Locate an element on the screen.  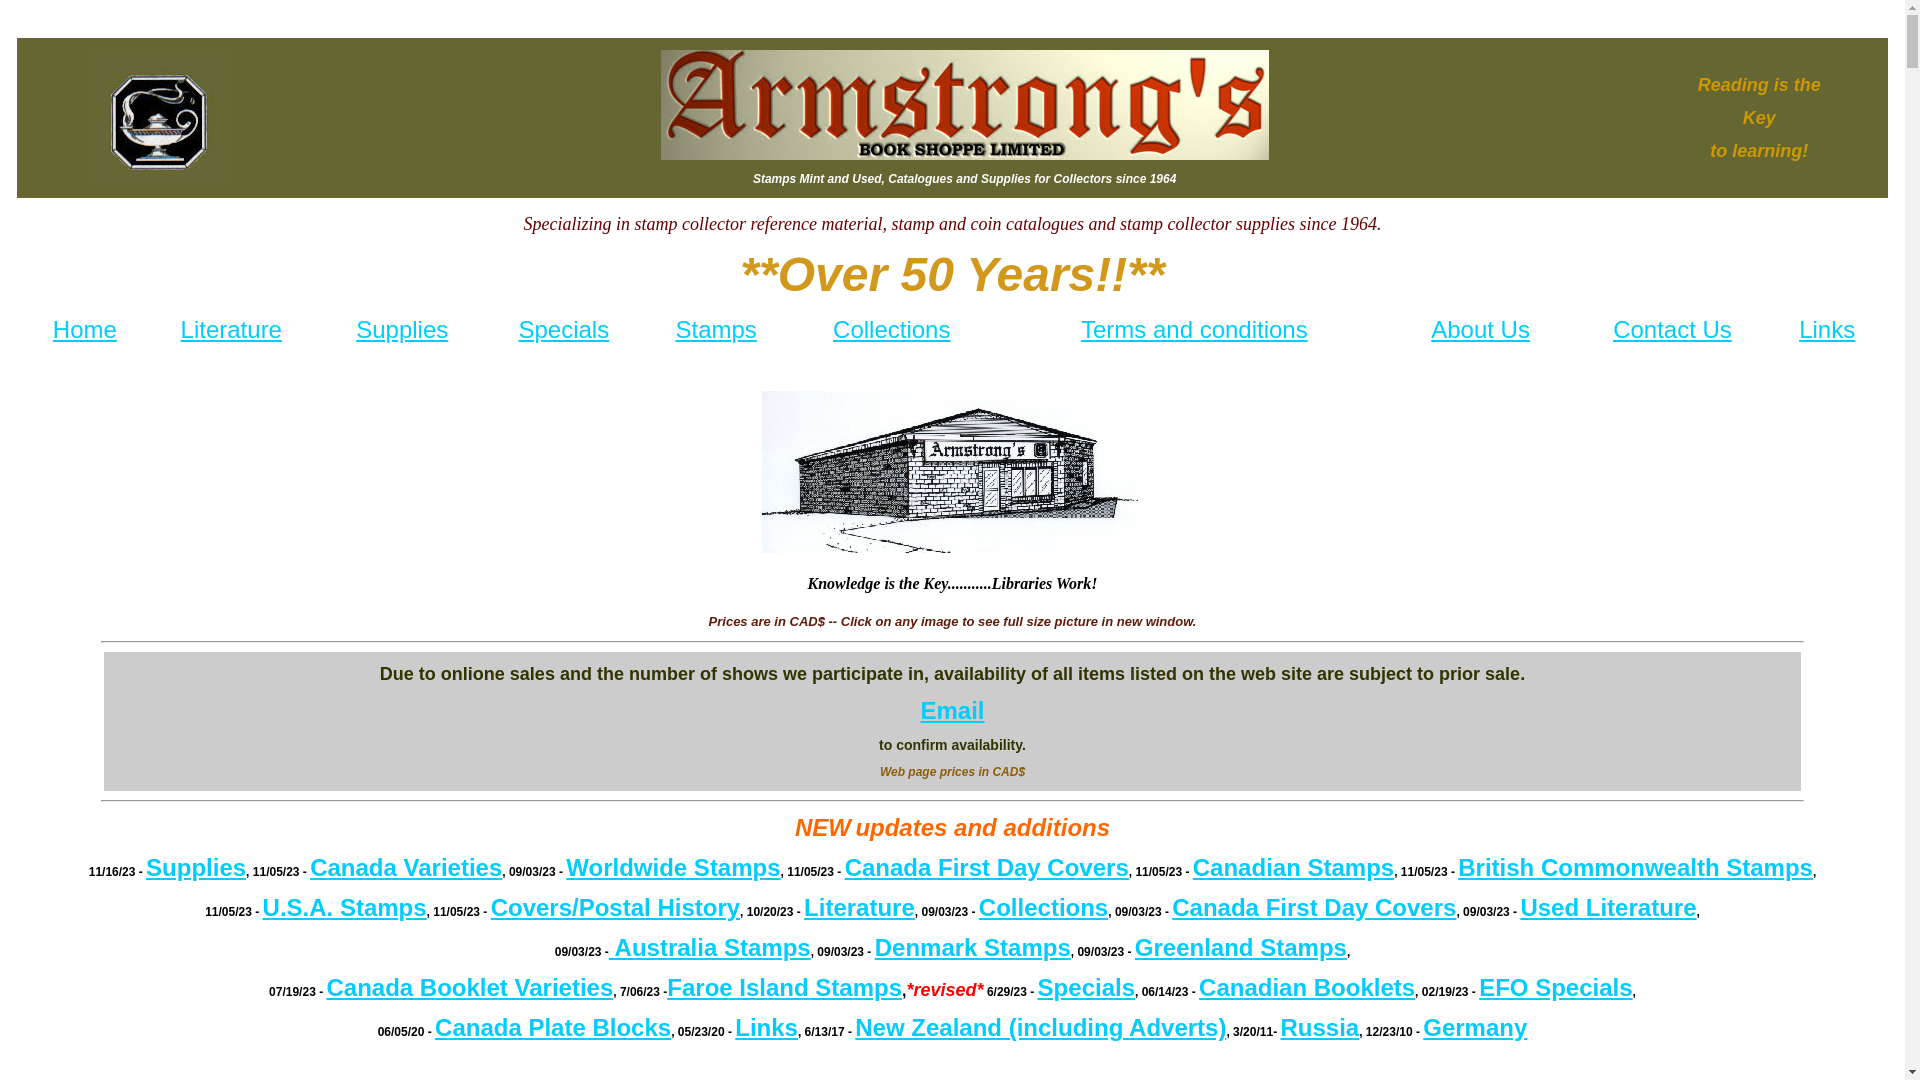
'Canada Varieties' is located at coordinates (309, 866).